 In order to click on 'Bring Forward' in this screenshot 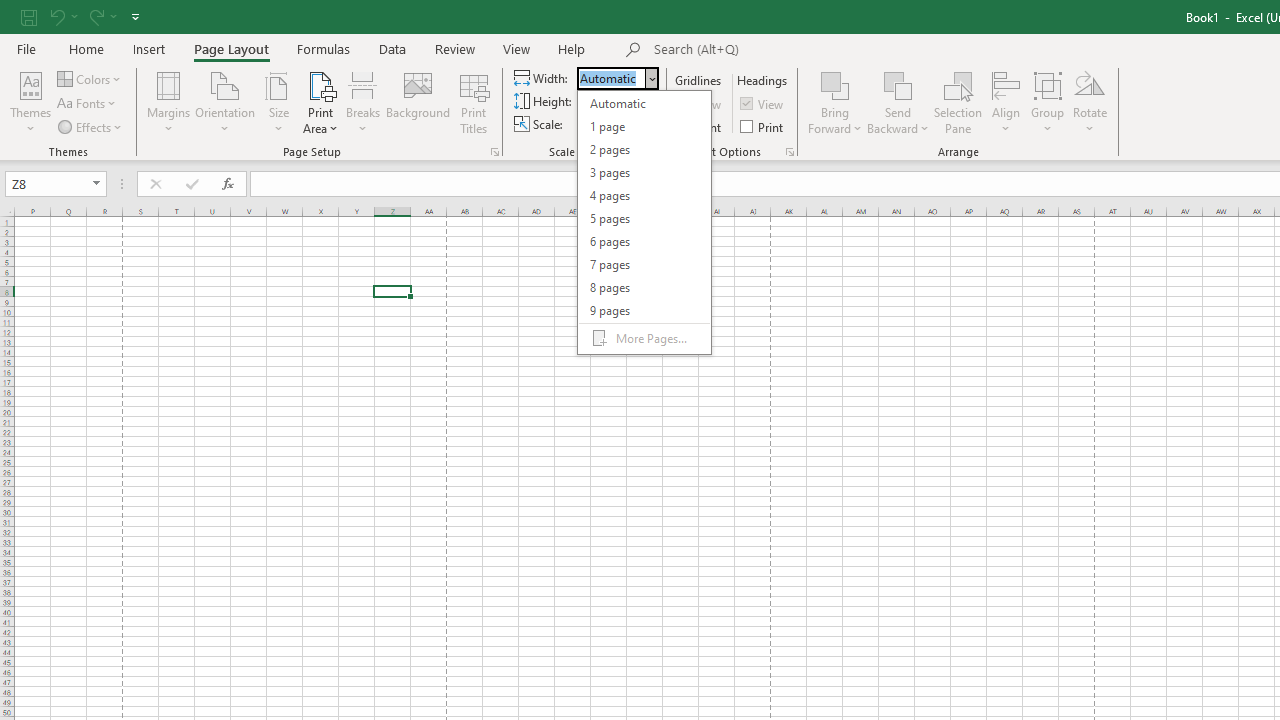, I will do `click(835, 84)`.